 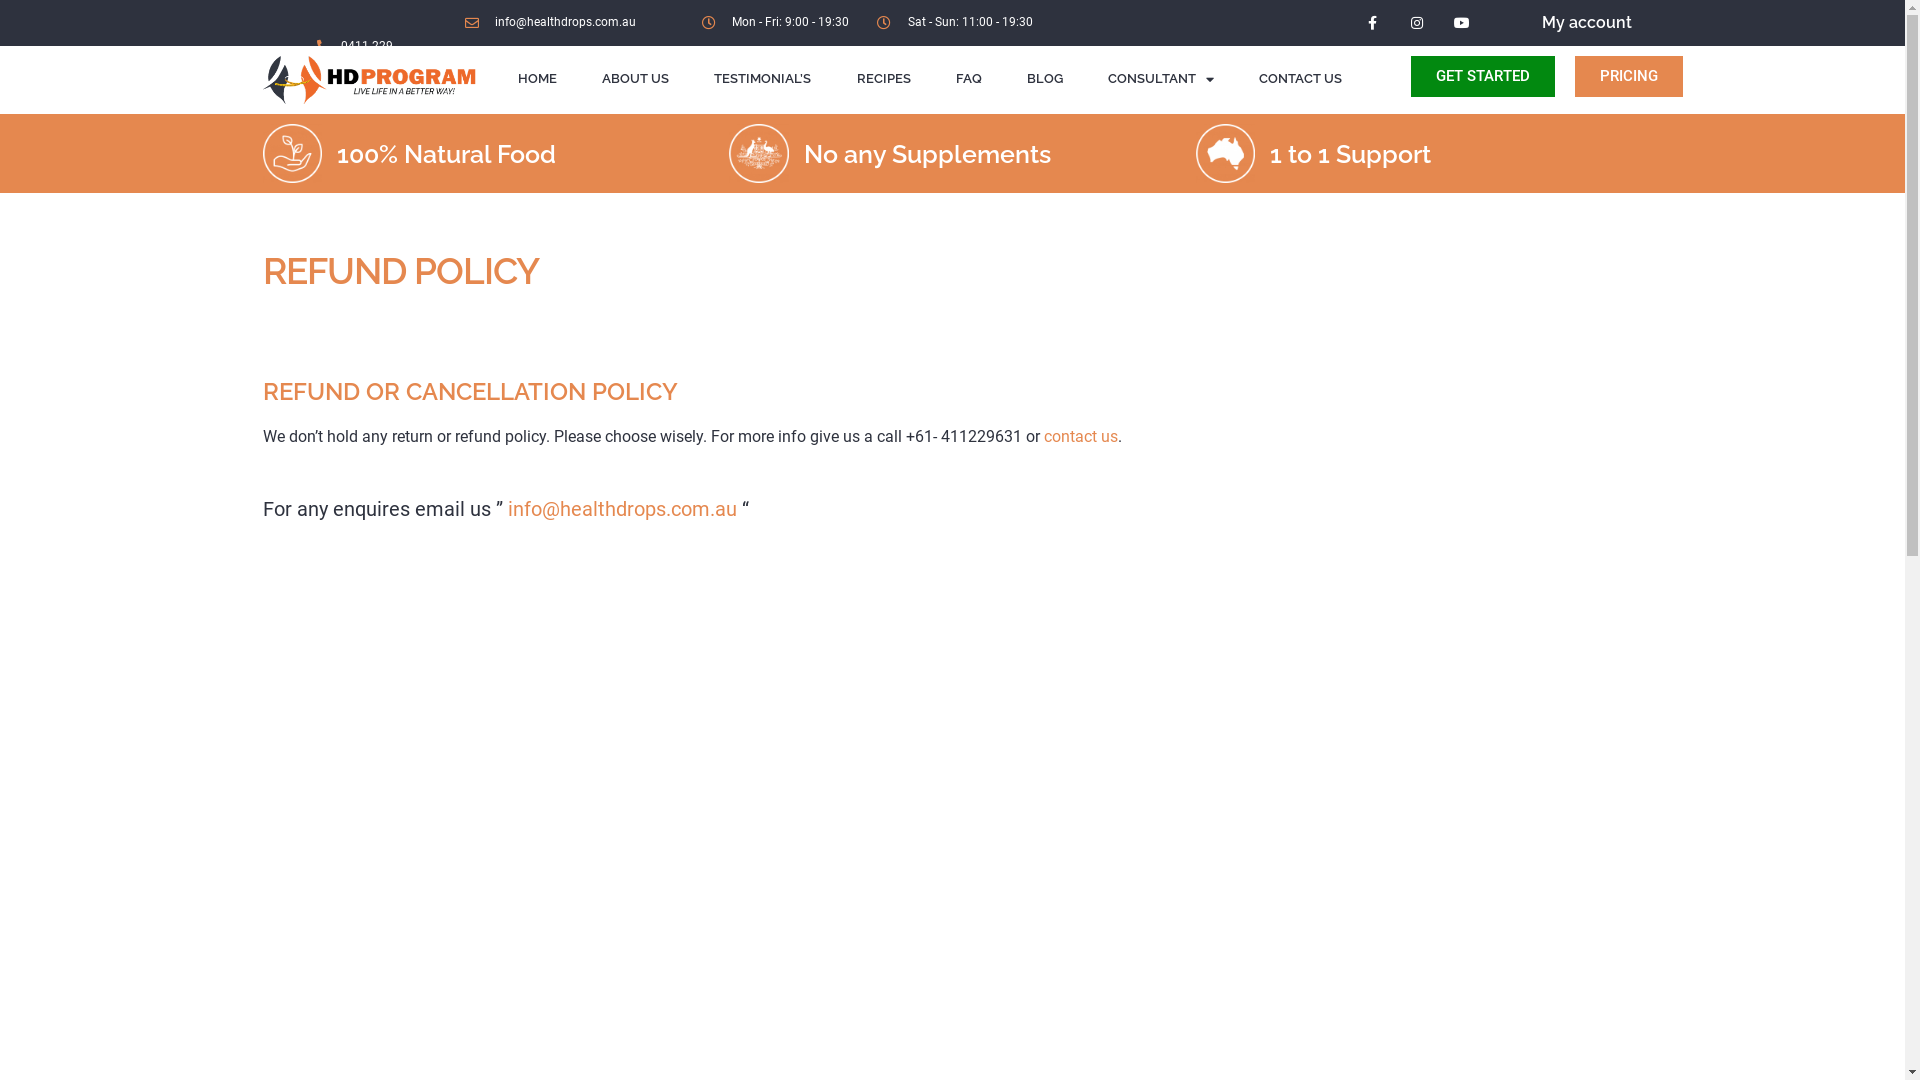 I want to click on 'GET STARTED', so click(x=1410, y=75).